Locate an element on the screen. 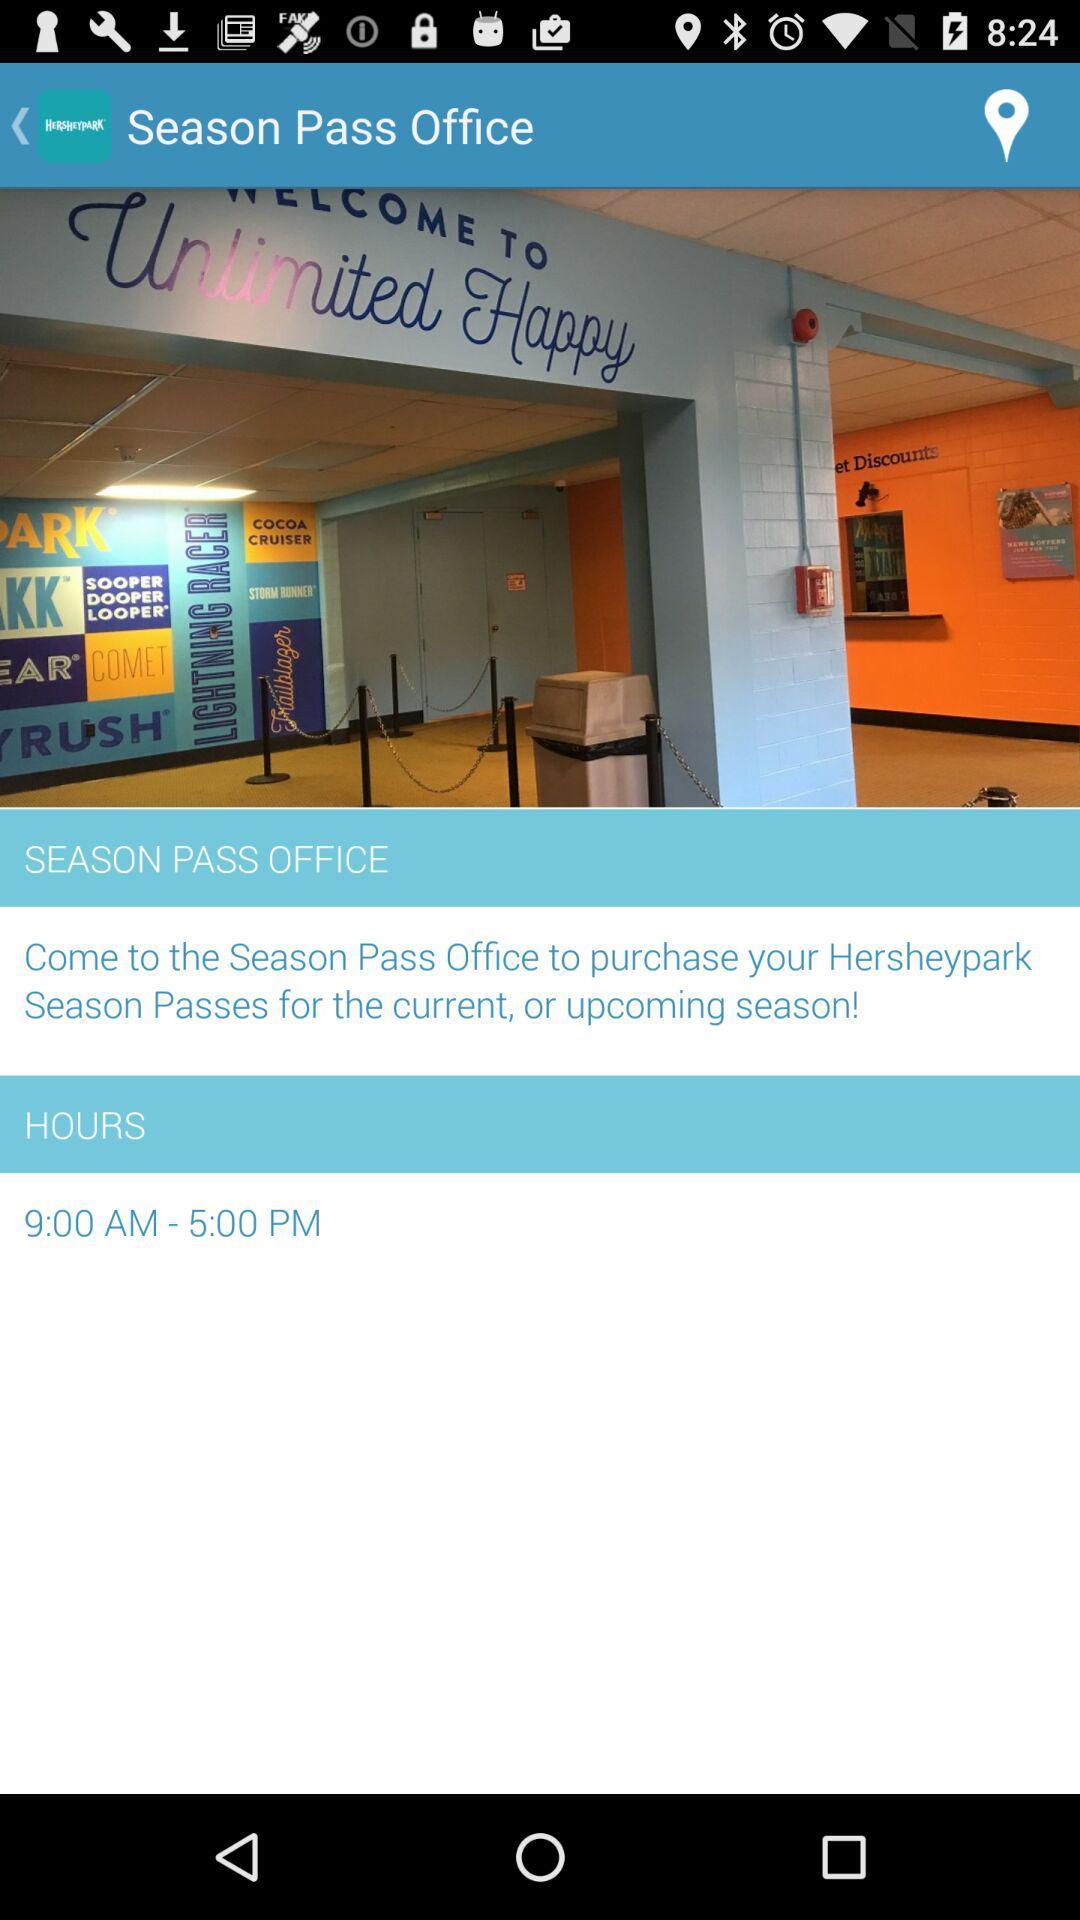 This screenshot has height=1920, width=1080. the icon above the 9 00 am icon is located at coordinates (540, 1124).